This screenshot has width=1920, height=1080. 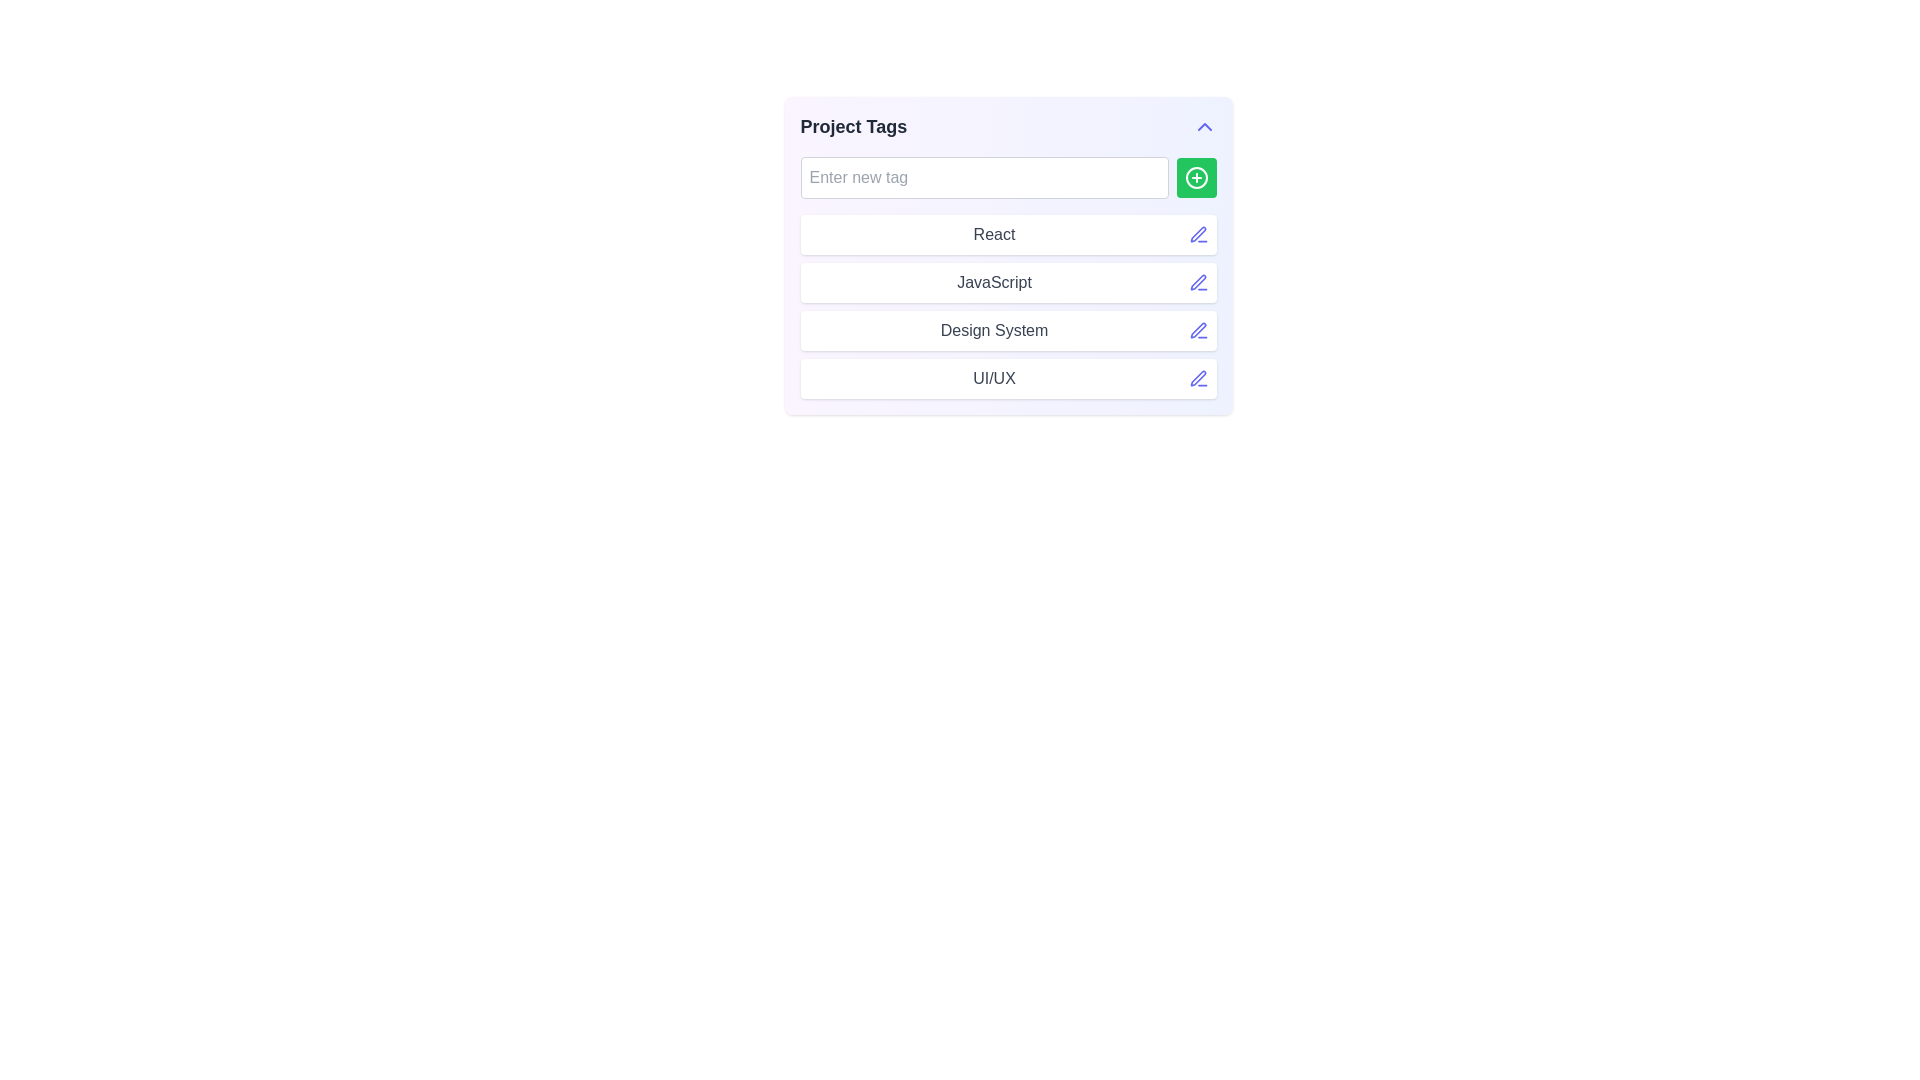 What do you see at coordinates (1198, 281) in the screenshot?
I see `the edit icon located to the right of the 'JavaScript' tag to initiate editing` at bounding box center [1198, 281].